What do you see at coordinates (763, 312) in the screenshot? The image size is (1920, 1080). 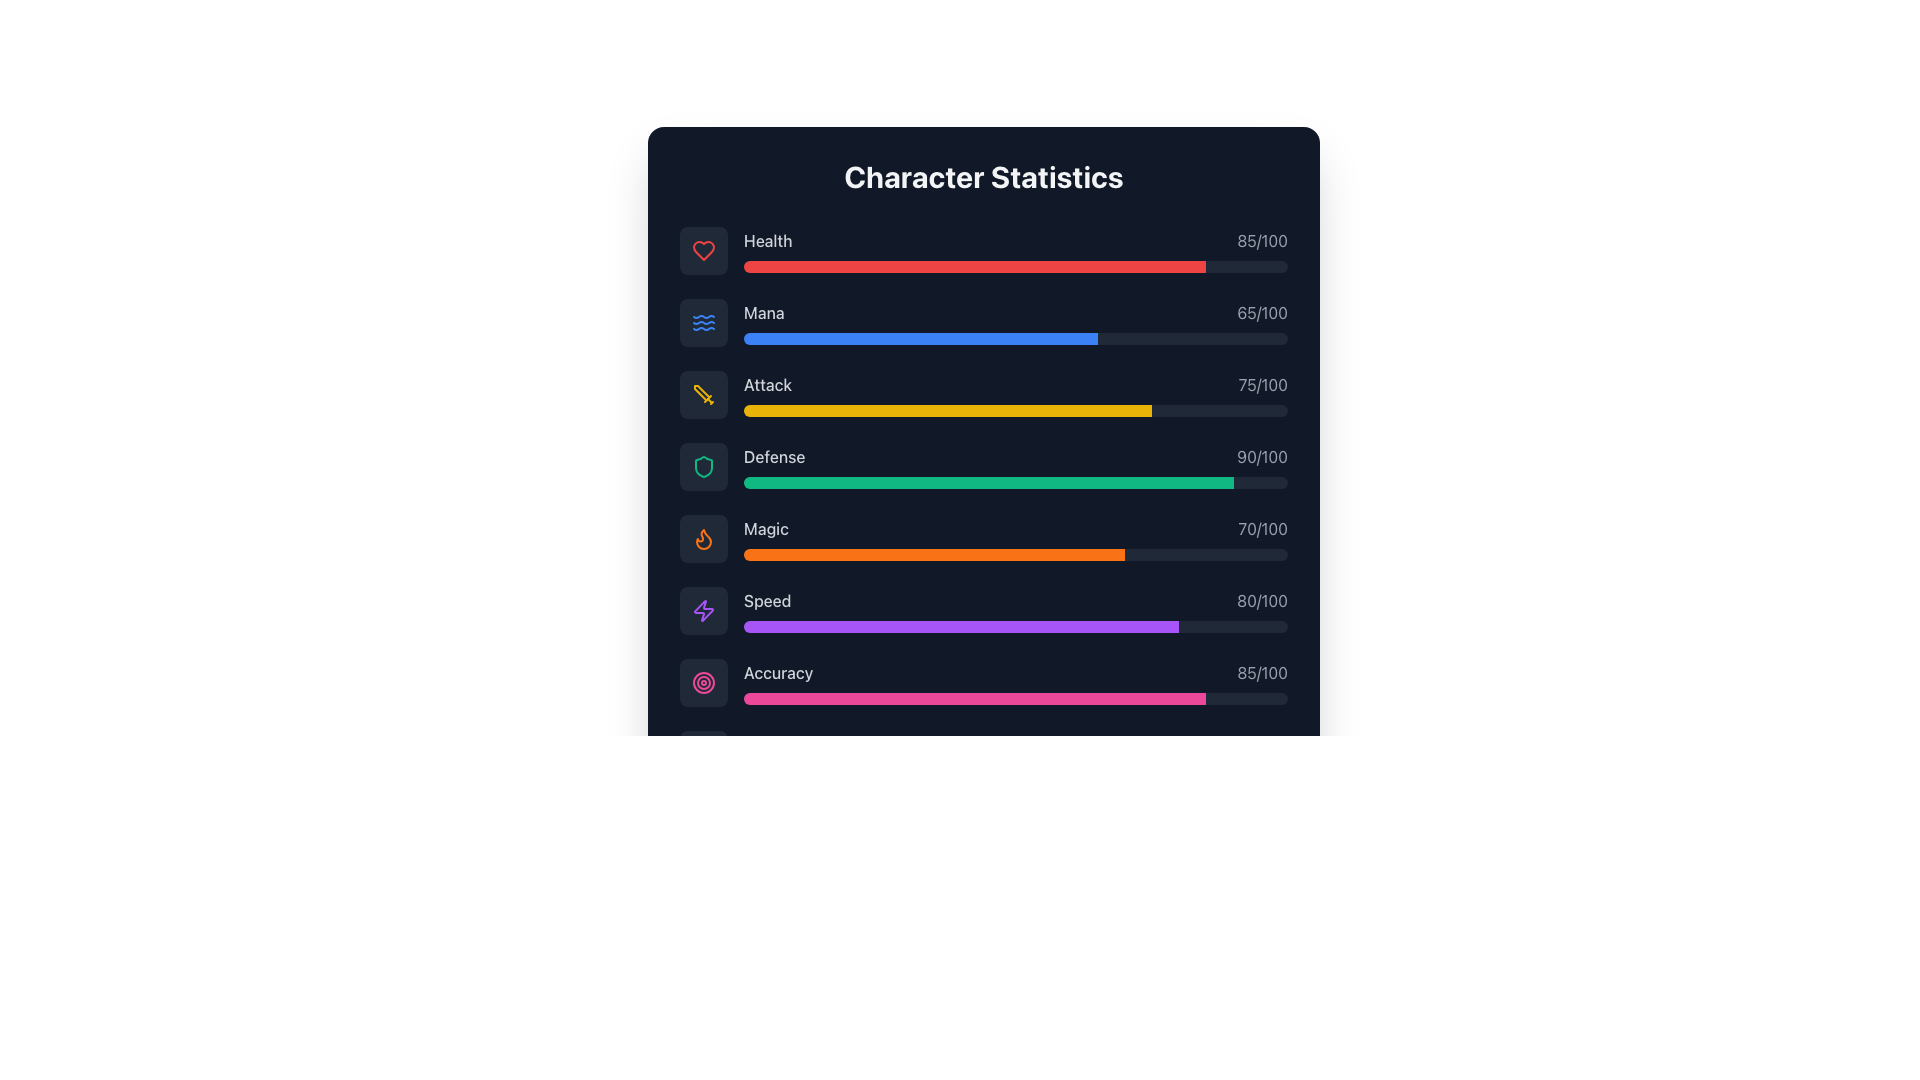 I see `text of the 'Mana' label, which is a medium gray text located next to a blue horizontal bar and to the right of a wave symbol icon` at bounding box center [763, 312].